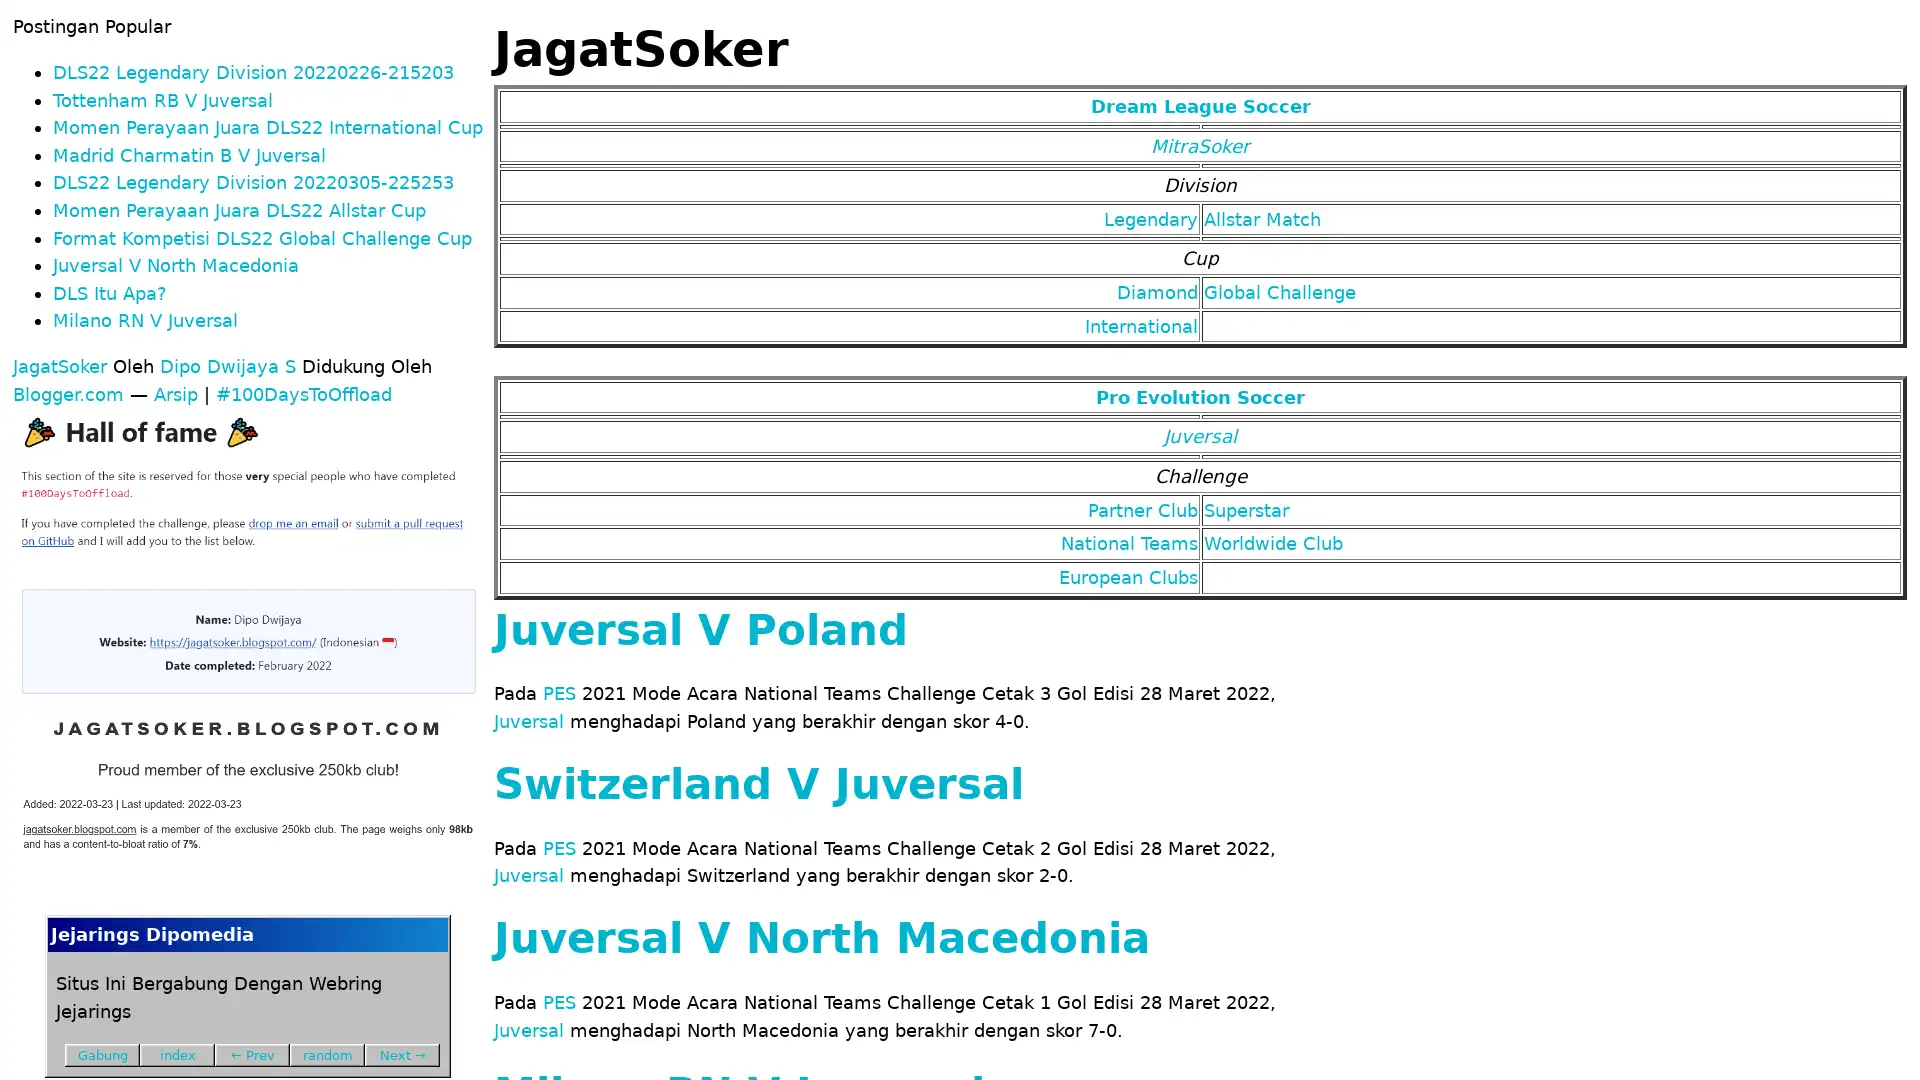 This screenshot has width=1920, height=1080. What do you see at coordinates (251, 1053) in the screenshot?
I see `Prev` at bounding box center [251, 1053].